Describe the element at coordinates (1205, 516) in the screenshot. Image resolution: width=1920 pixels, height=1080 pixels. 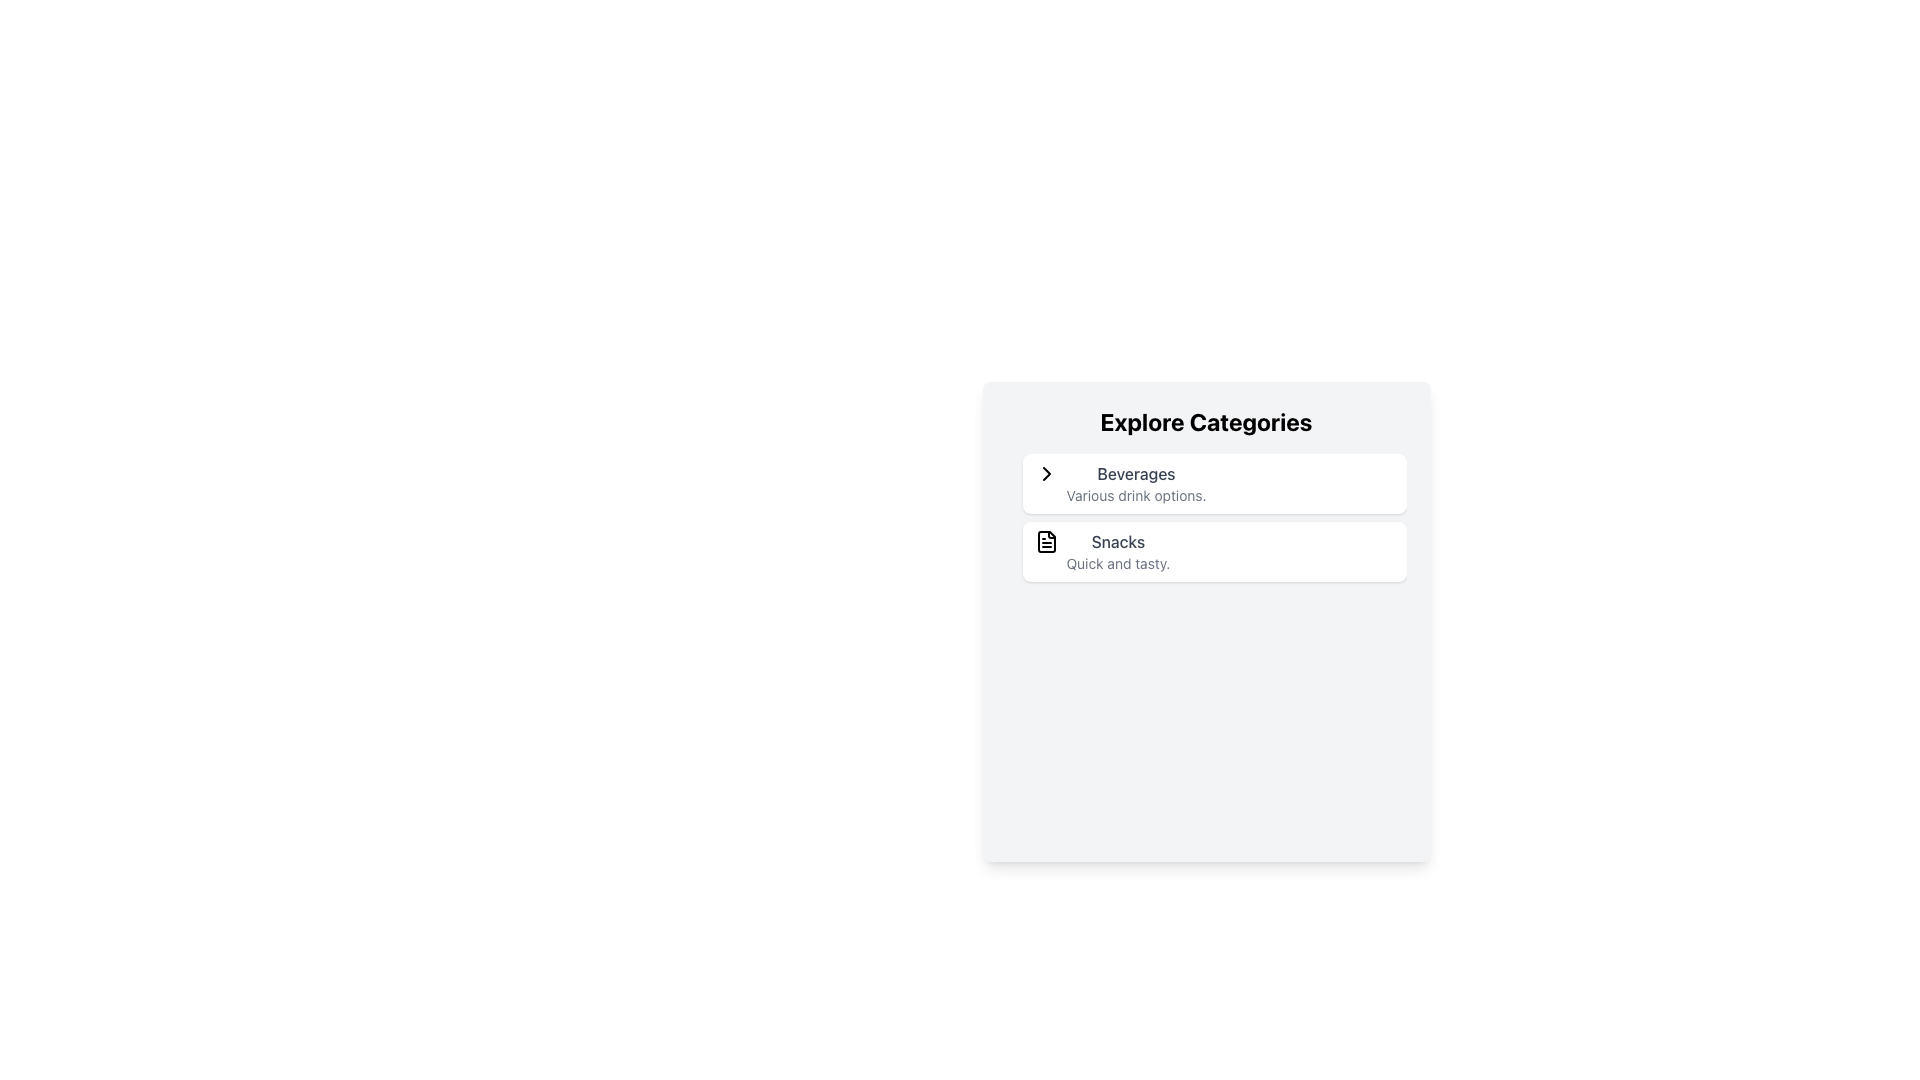
I see `the 'Beverages' item in the Vertical List Item Group located below the 'Explore Categories' title` at that location.